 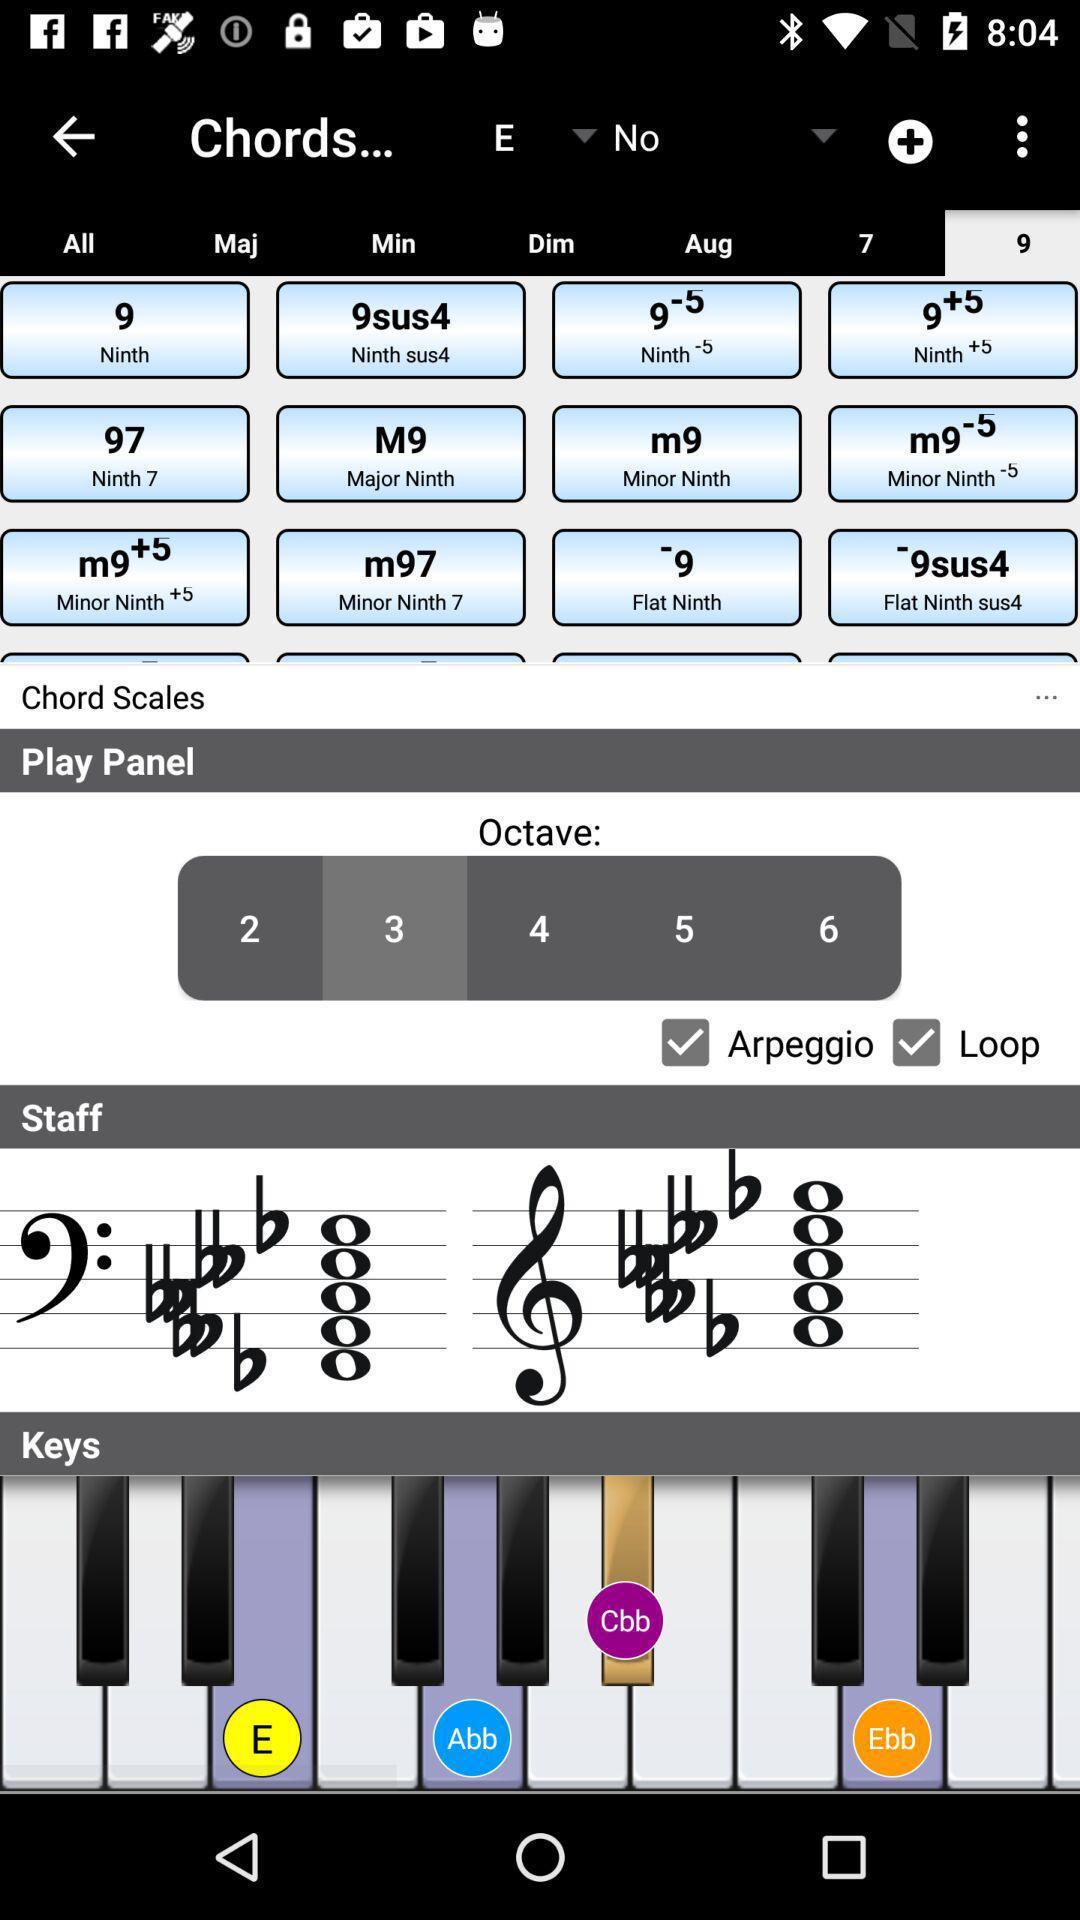 What do you see at coordinates (911, 135) in the screenshot?
I see `icon above the 7 item` at bounding box center [911, 135].